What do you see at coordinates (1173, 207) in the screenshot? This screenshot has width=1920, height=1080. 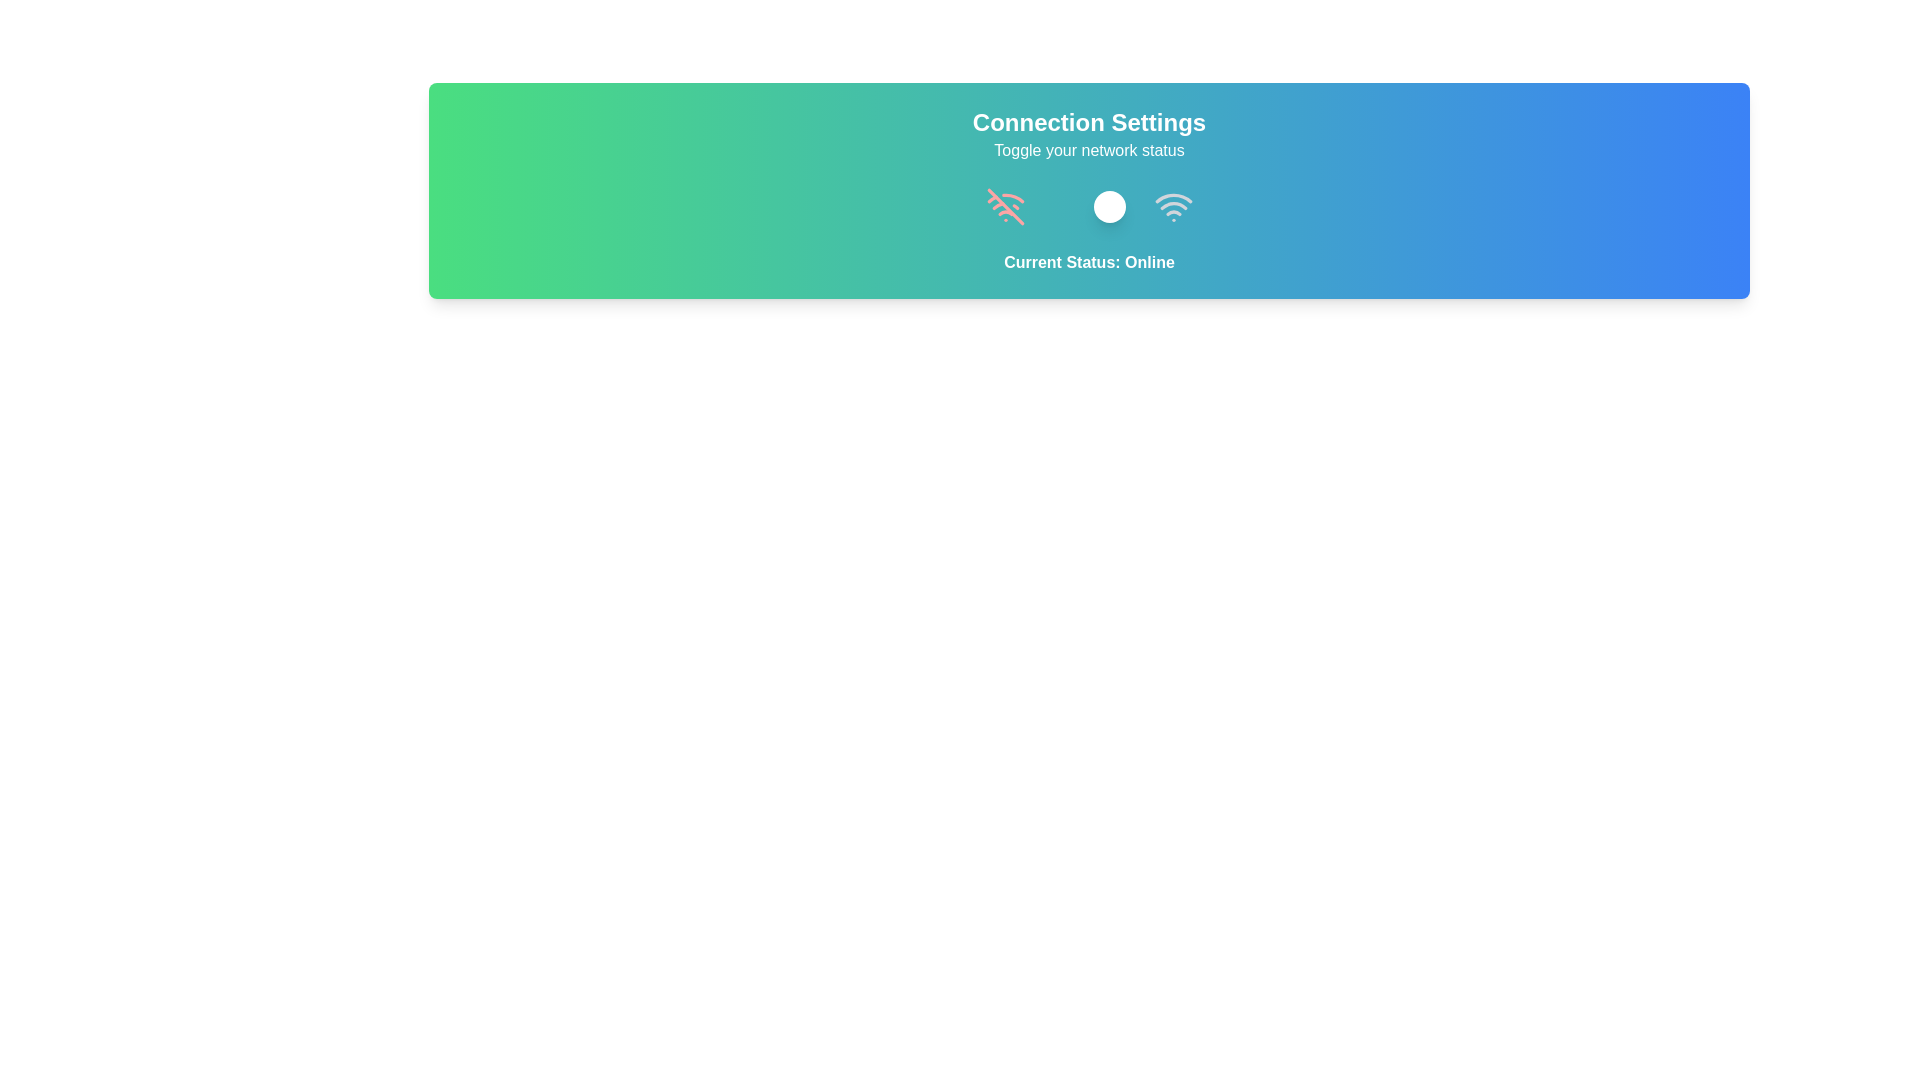 I see `the Wifi icon to toggle the network status` at bounding box center [1173, 207].